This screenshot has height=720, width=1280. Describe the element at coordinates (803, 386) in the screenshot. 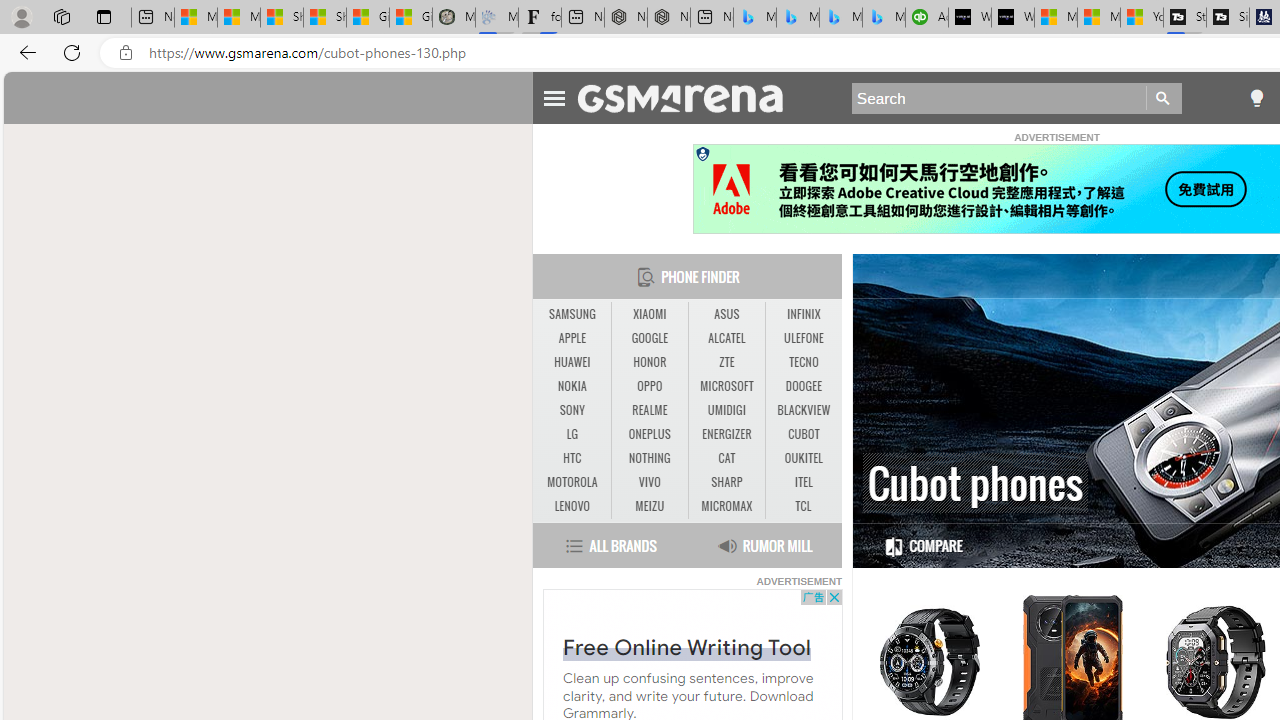

I see `'DOOGEE'` at that location.